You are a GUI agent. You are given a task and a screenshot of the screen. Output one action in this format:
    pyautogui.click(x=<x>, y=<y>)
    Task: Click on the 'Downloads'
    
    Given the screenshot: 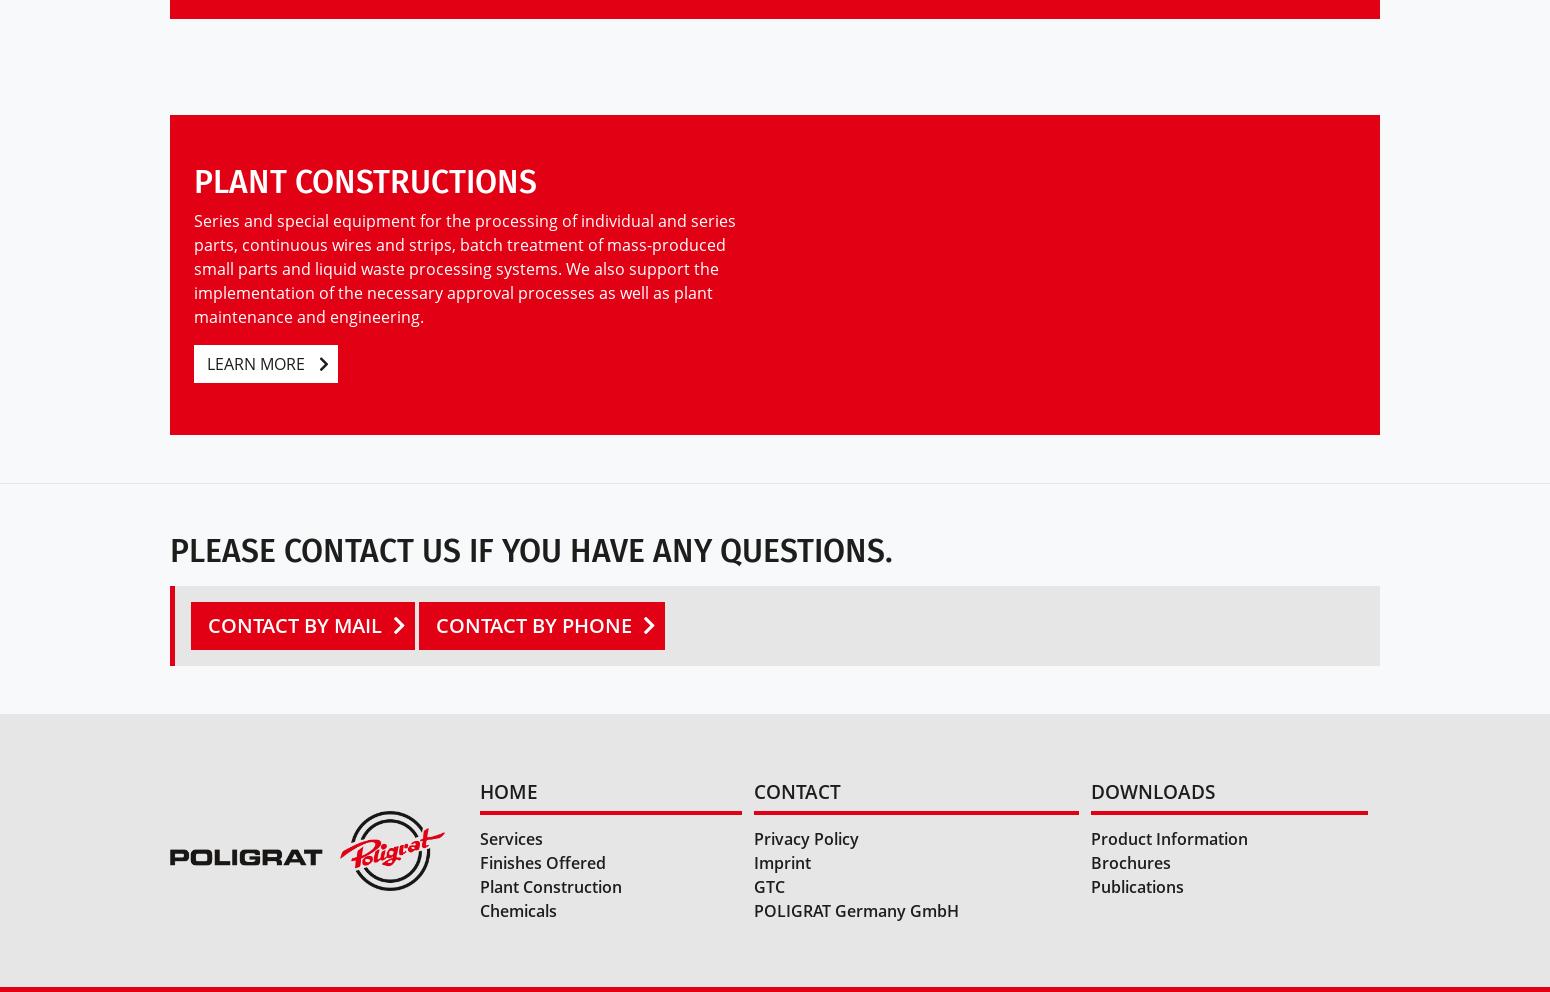 What is the action you would take?
    pyautogui.click(x=1090, y=791)
    